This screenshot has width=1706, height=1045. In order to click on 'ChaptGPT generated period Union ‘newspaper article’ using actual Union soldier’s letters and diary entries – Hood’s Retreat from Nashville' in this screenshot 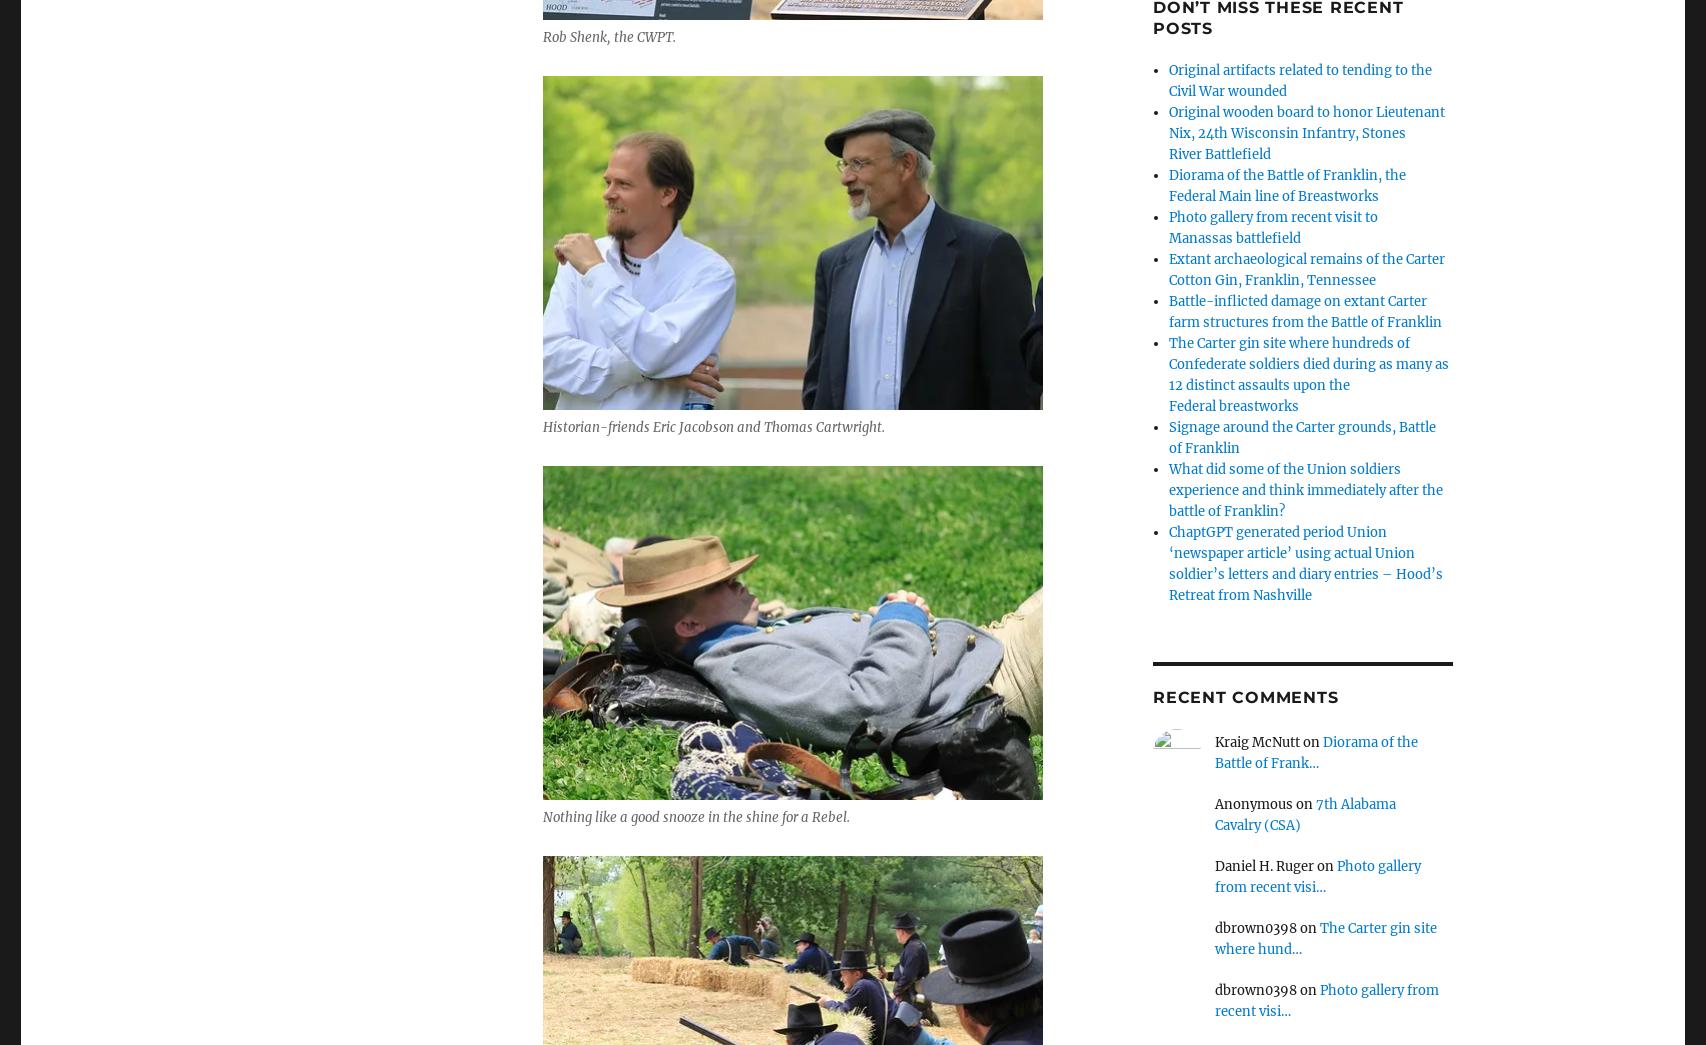, I will do `click(1304, 563)`.